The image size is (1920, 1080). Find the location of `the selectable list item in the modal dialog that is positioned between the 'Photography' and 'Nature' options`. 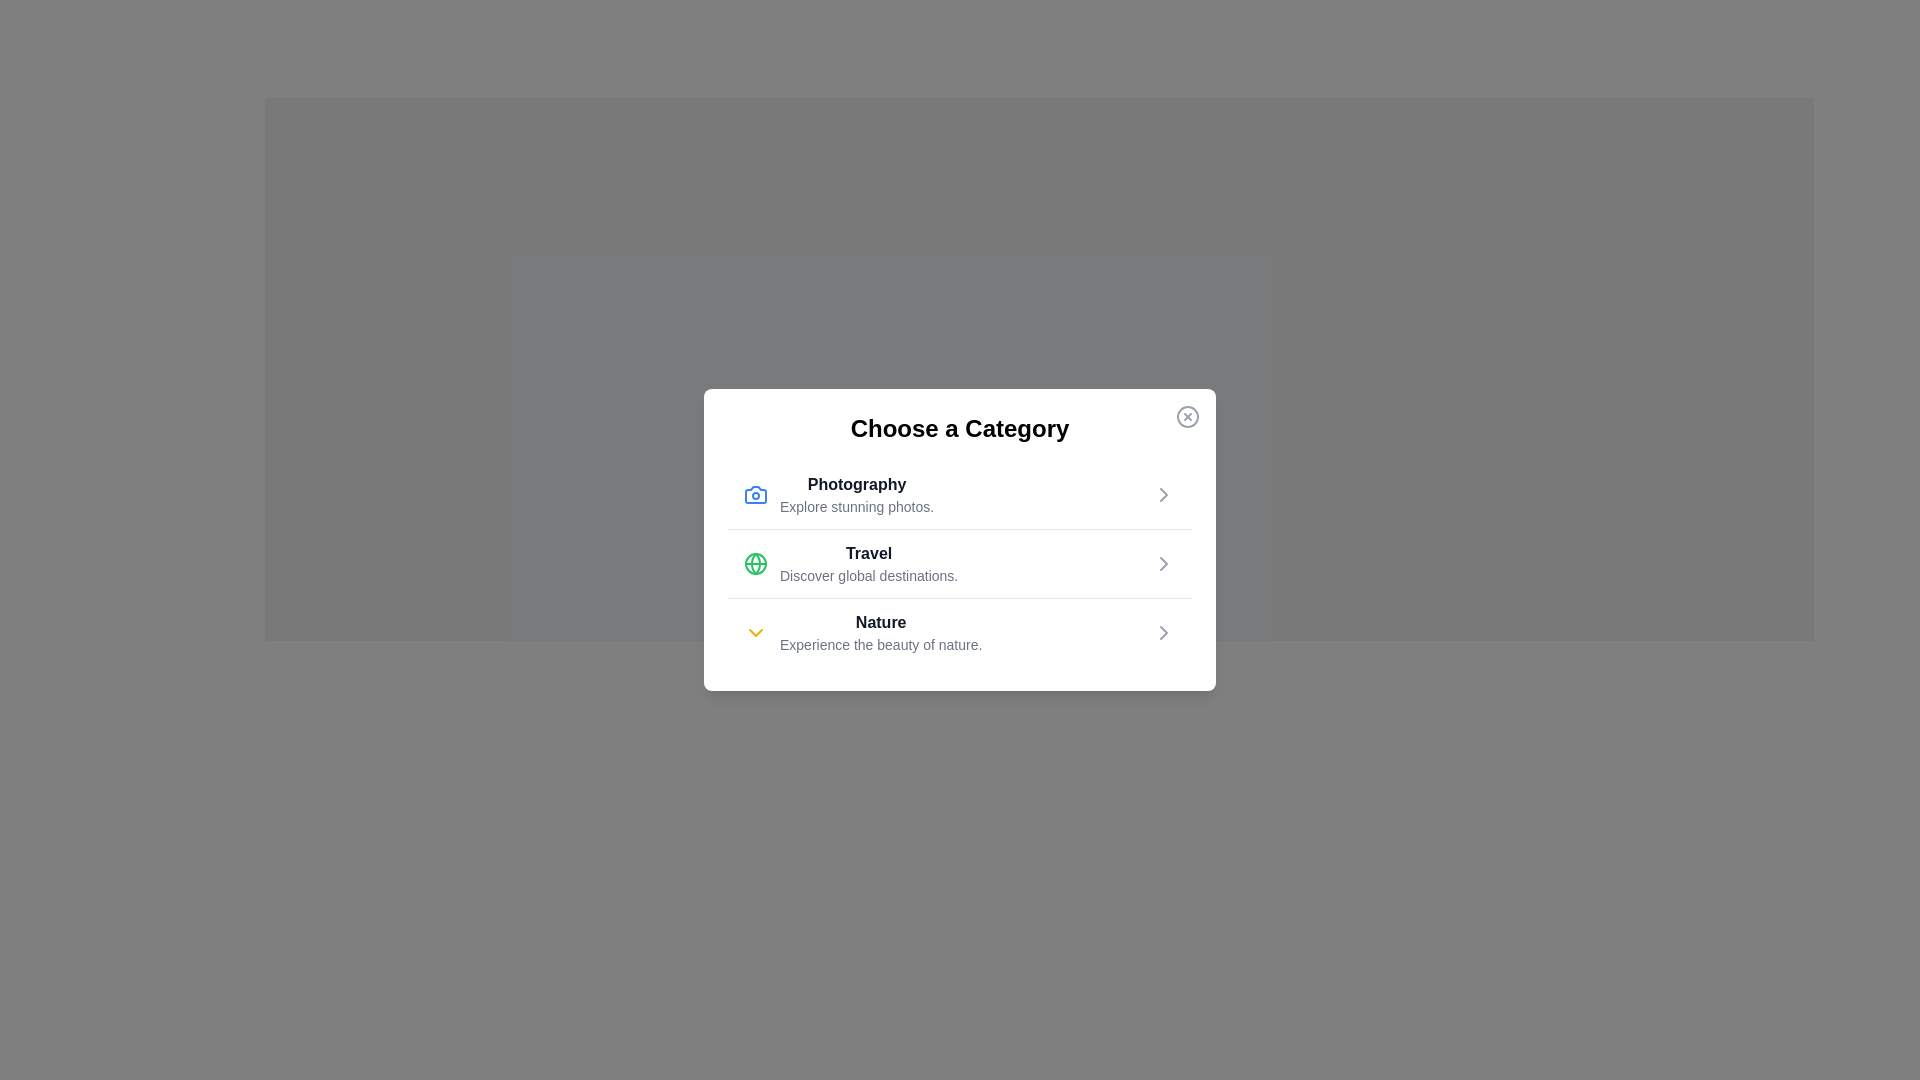

the selectable list item in the modal dialog that is positioned between the 'Photography' and 'Nature' options is located at coordinates (960, 563).